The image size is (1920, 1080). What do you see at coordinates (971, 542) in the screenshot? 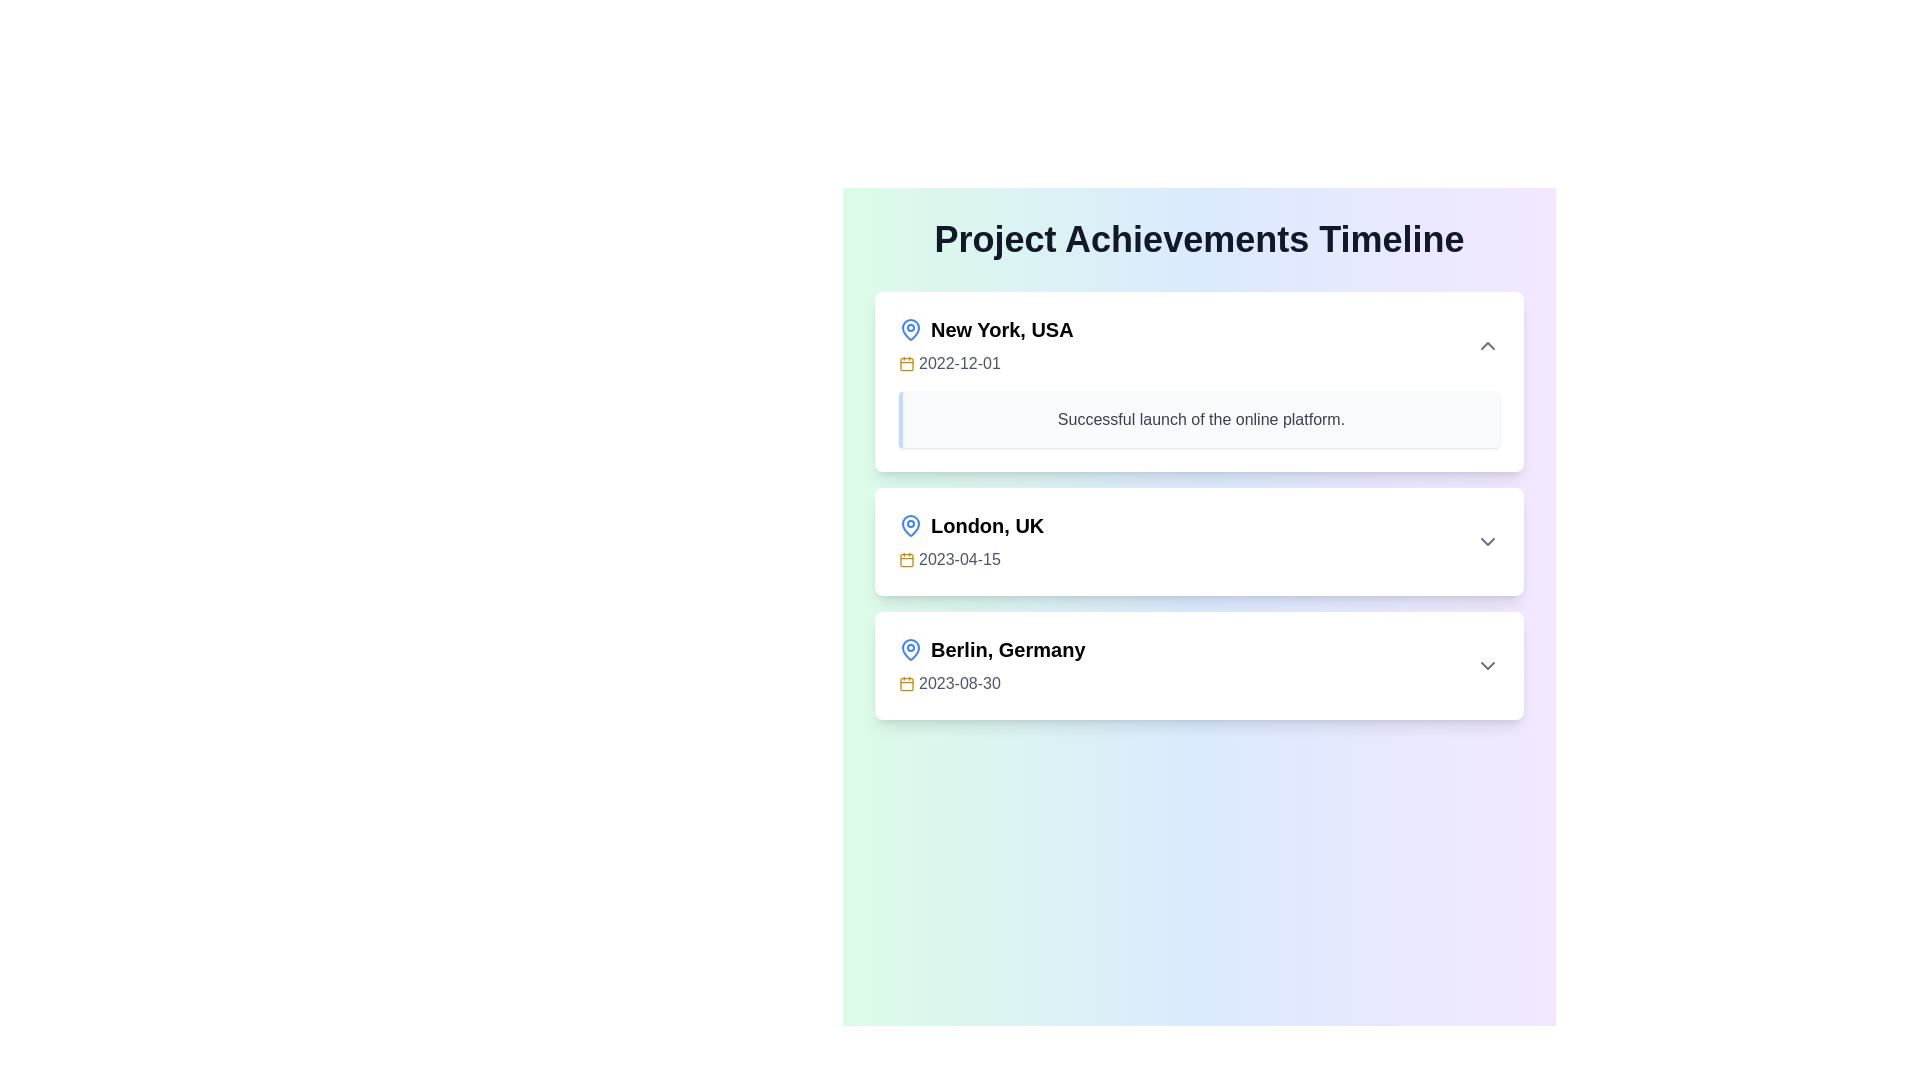
I see `the 'London, UK' event text in the timeline` at bounding box center [971, 542].